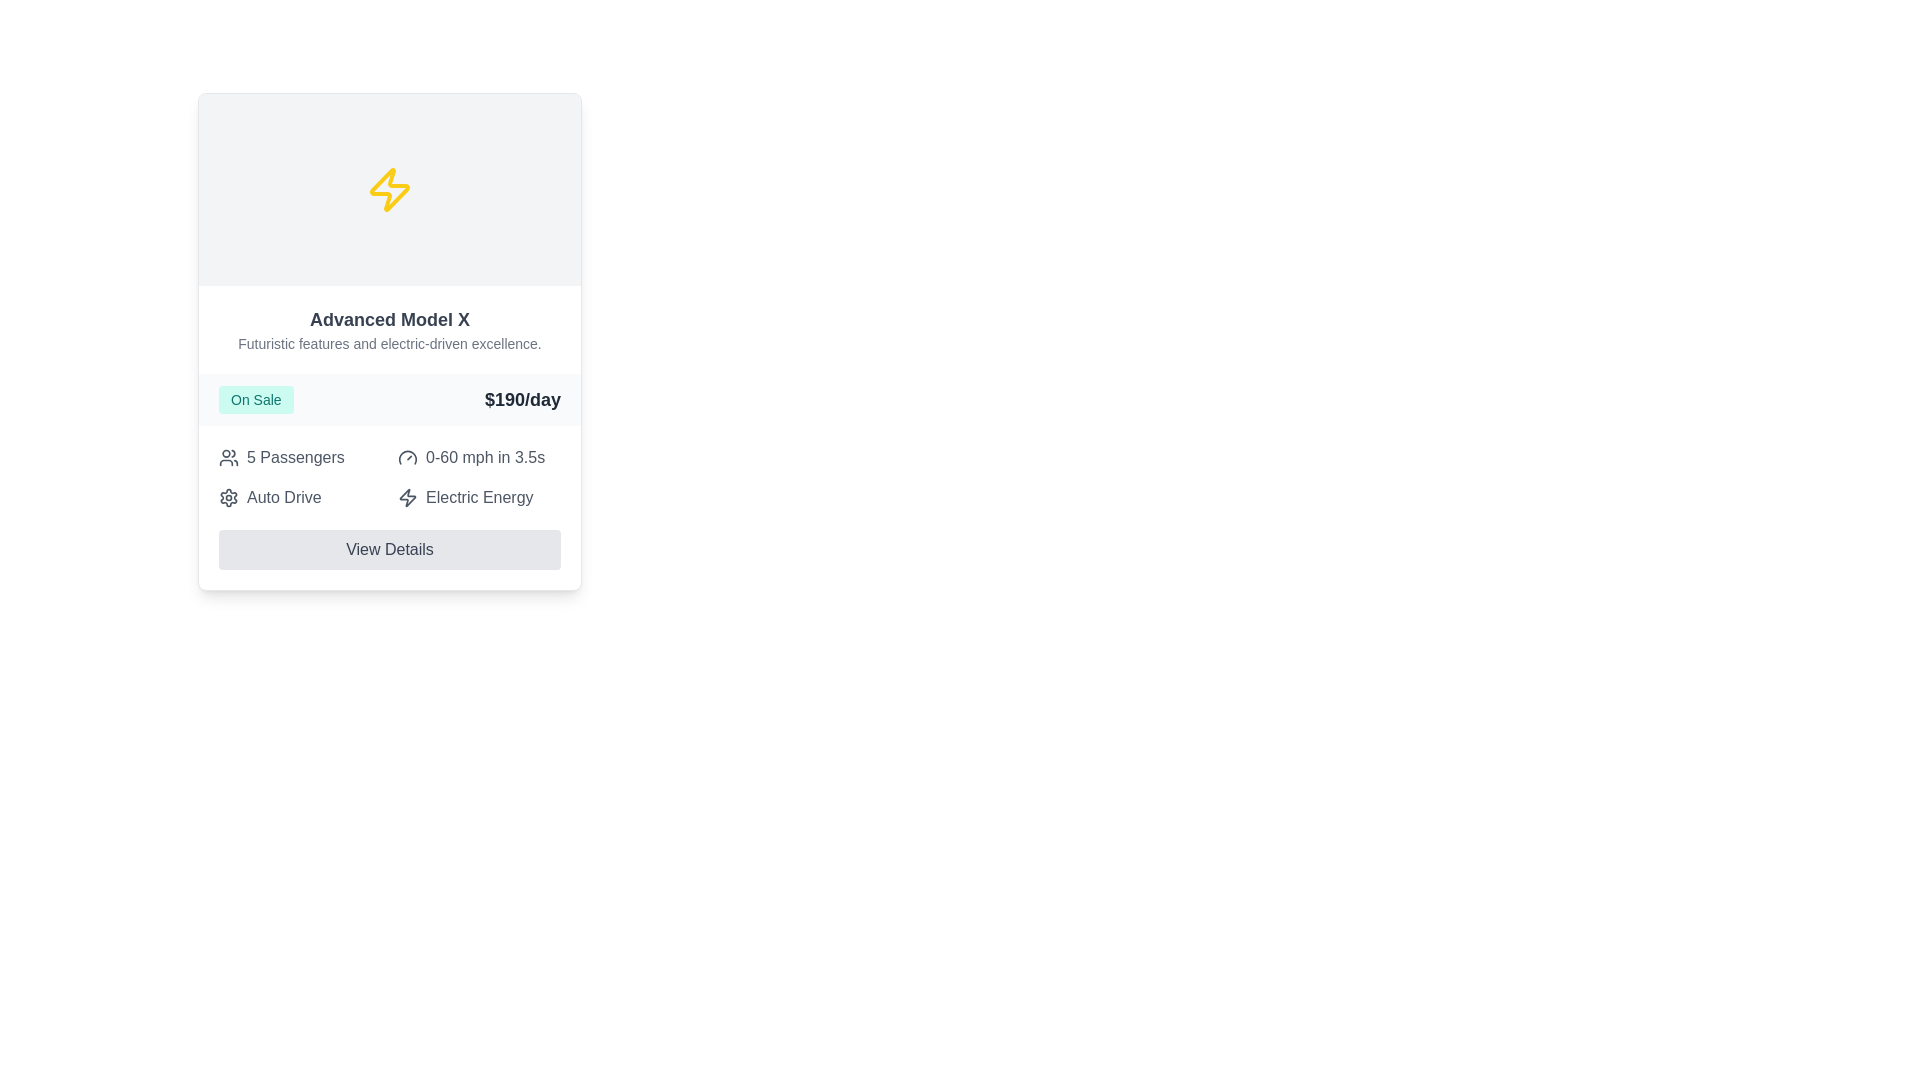  I want to click on the electric-related icon located to the left of the text 'Electric Energy' in the bottom section of the card, so click(407, 496).